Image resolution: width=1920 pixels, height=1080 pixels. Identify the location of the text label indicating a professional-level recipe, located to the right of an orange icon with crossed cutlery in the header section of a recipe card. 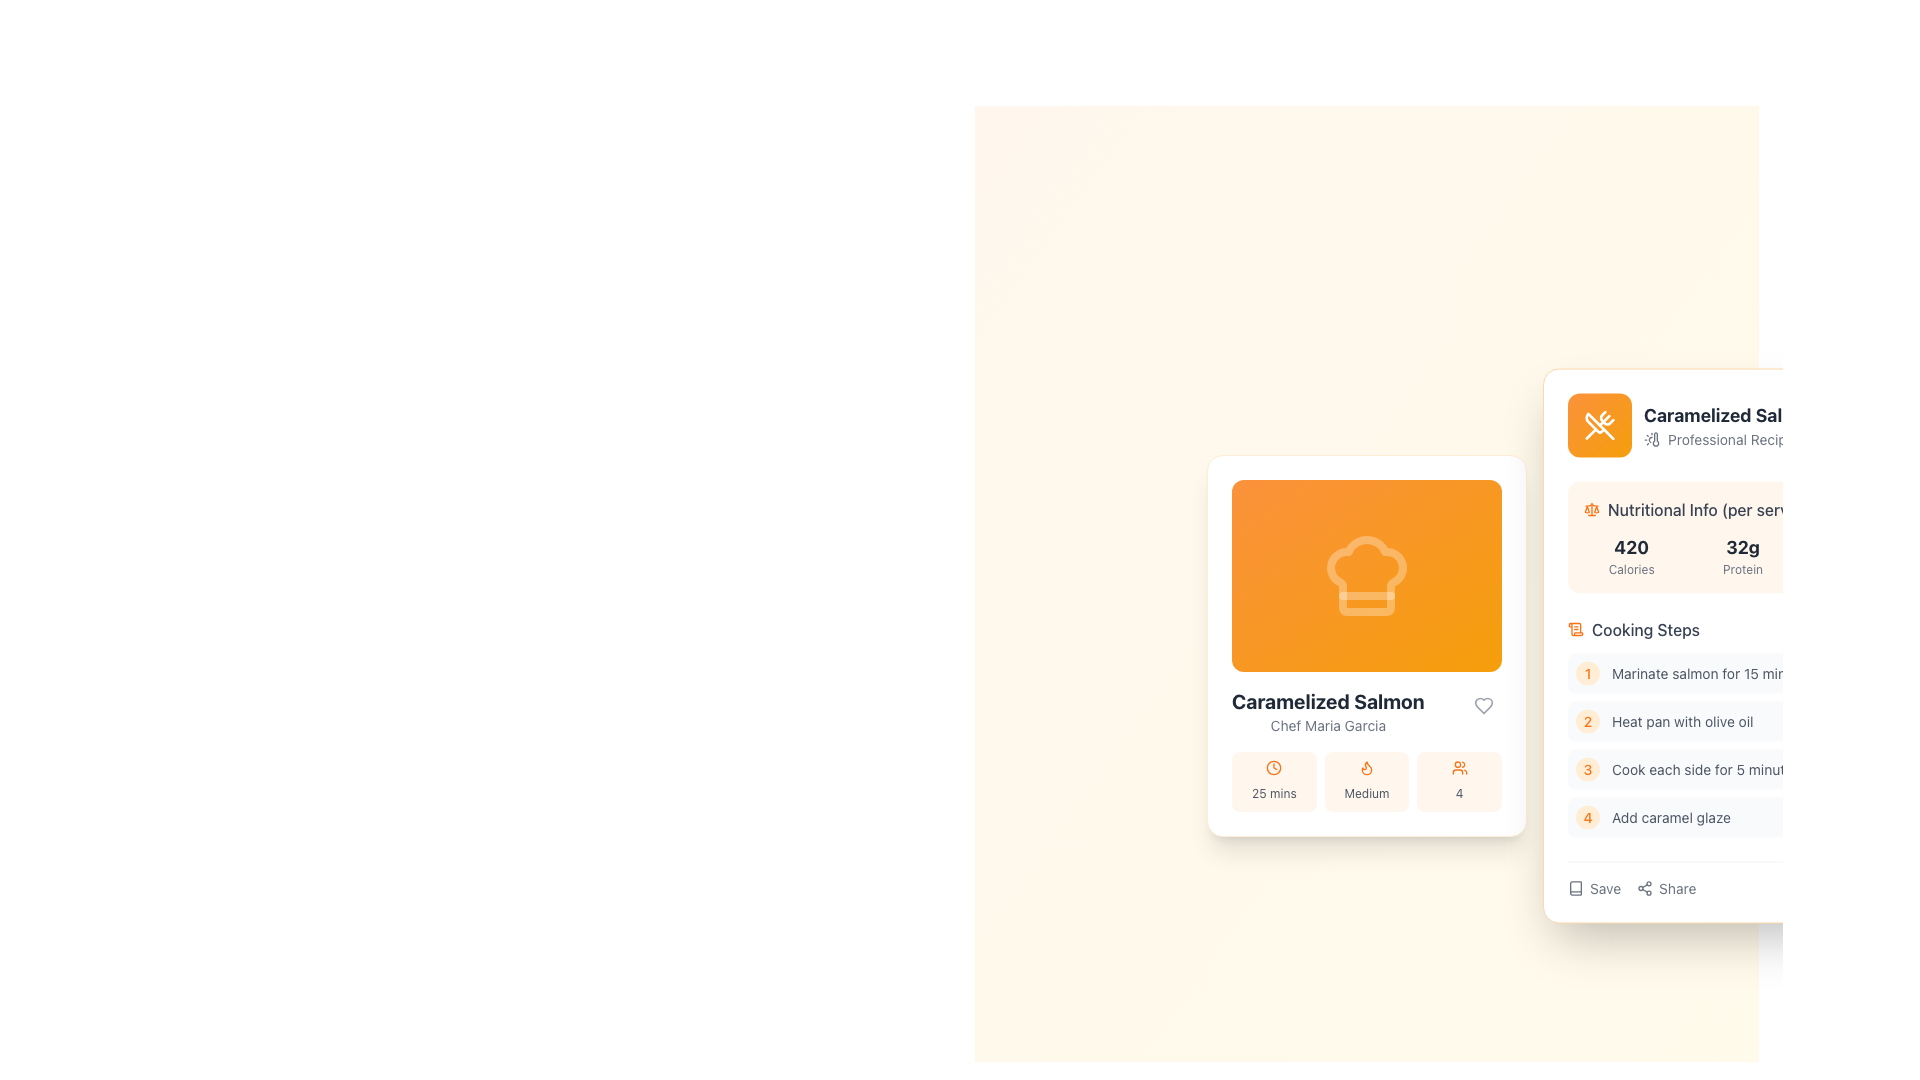
(1730, 438).